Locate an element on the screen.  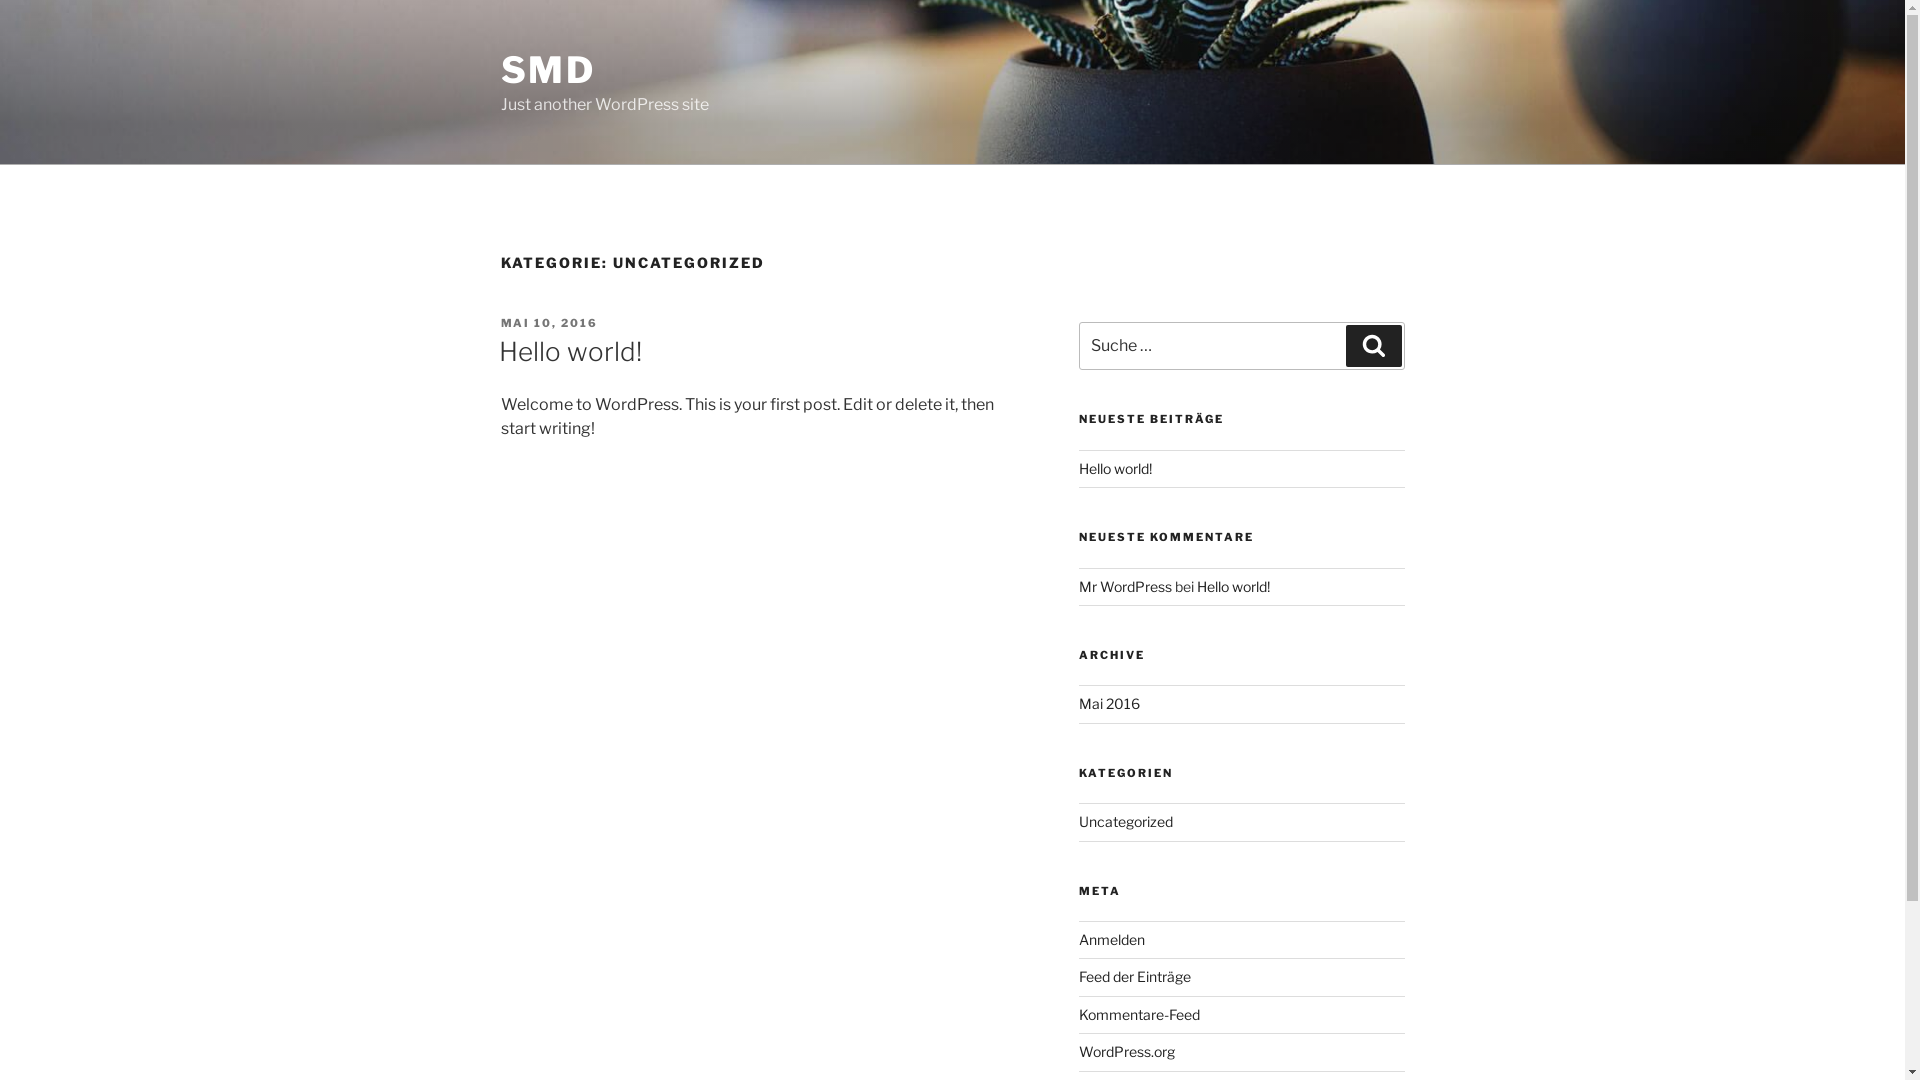
'Uncategorized' is located at coordinates (1126, 821).